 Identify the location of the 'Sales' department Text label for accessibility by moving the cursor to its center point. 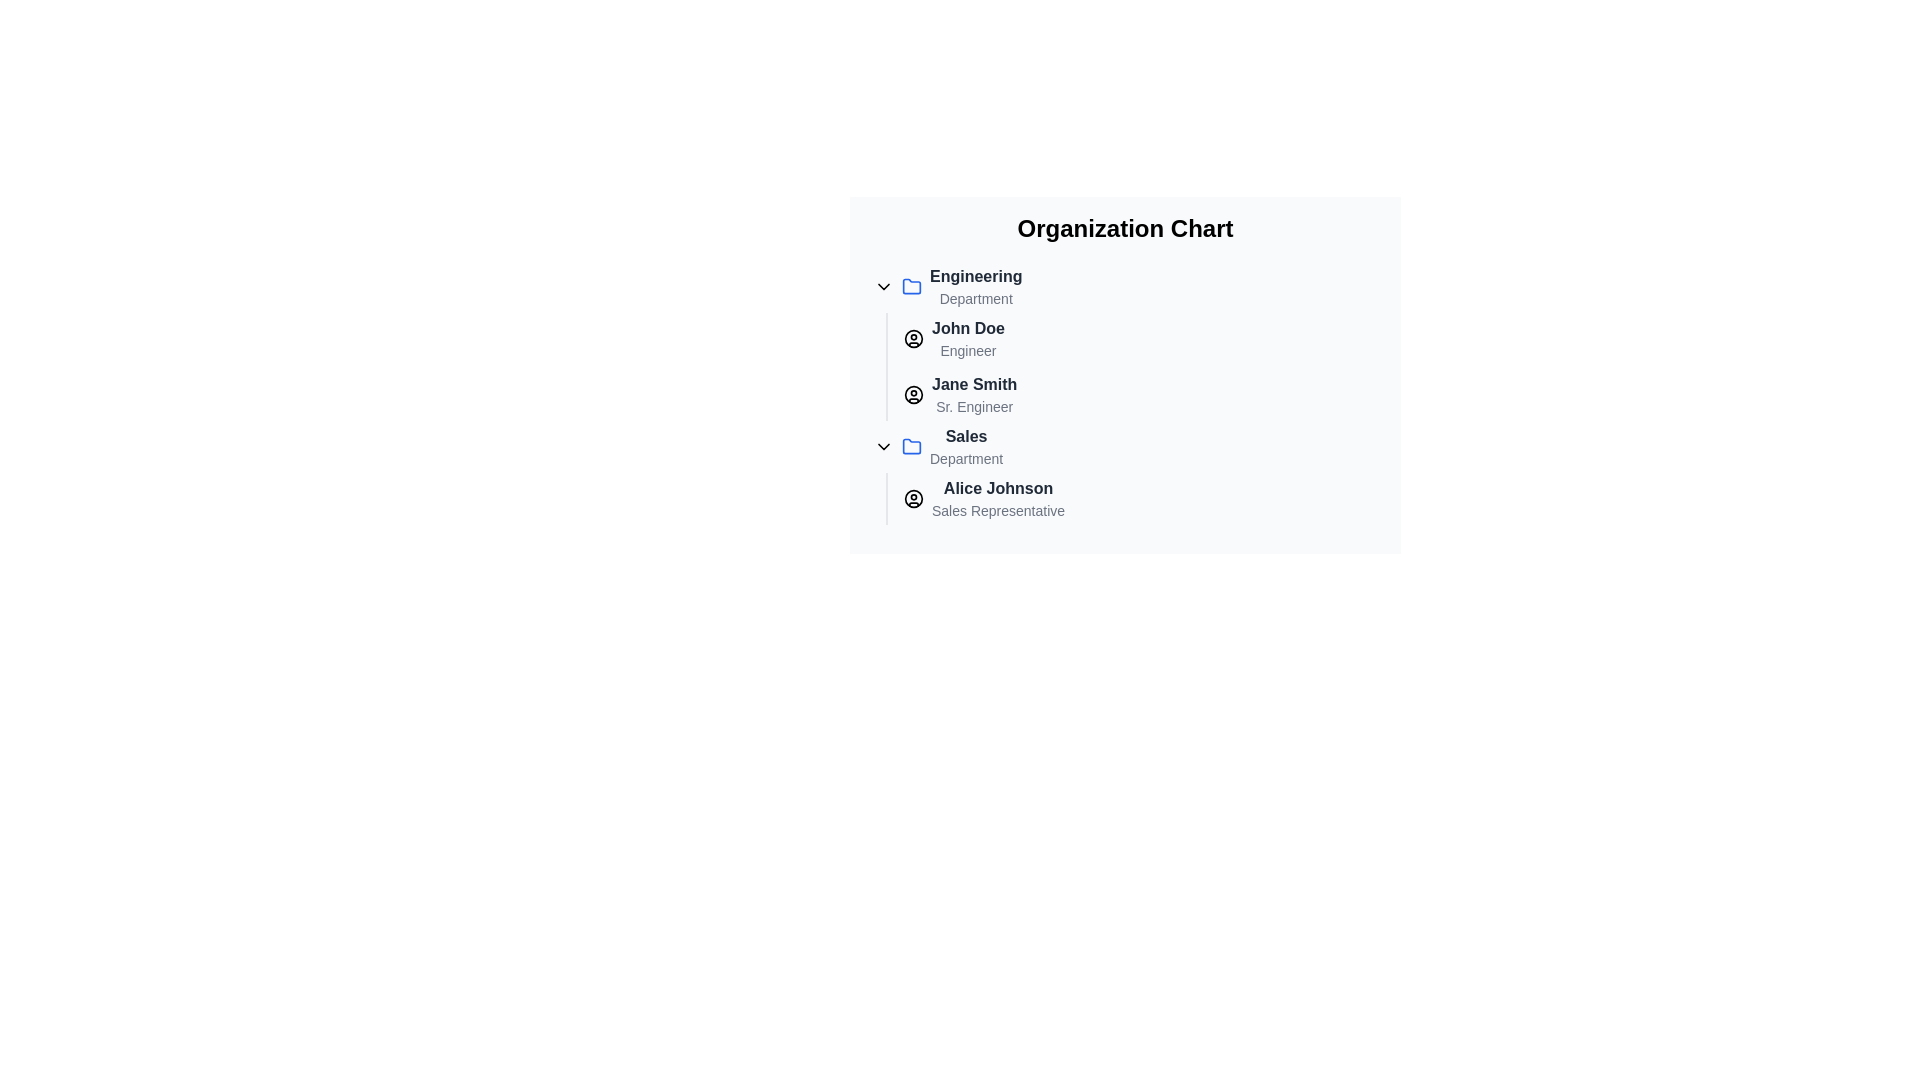
(966, 446).